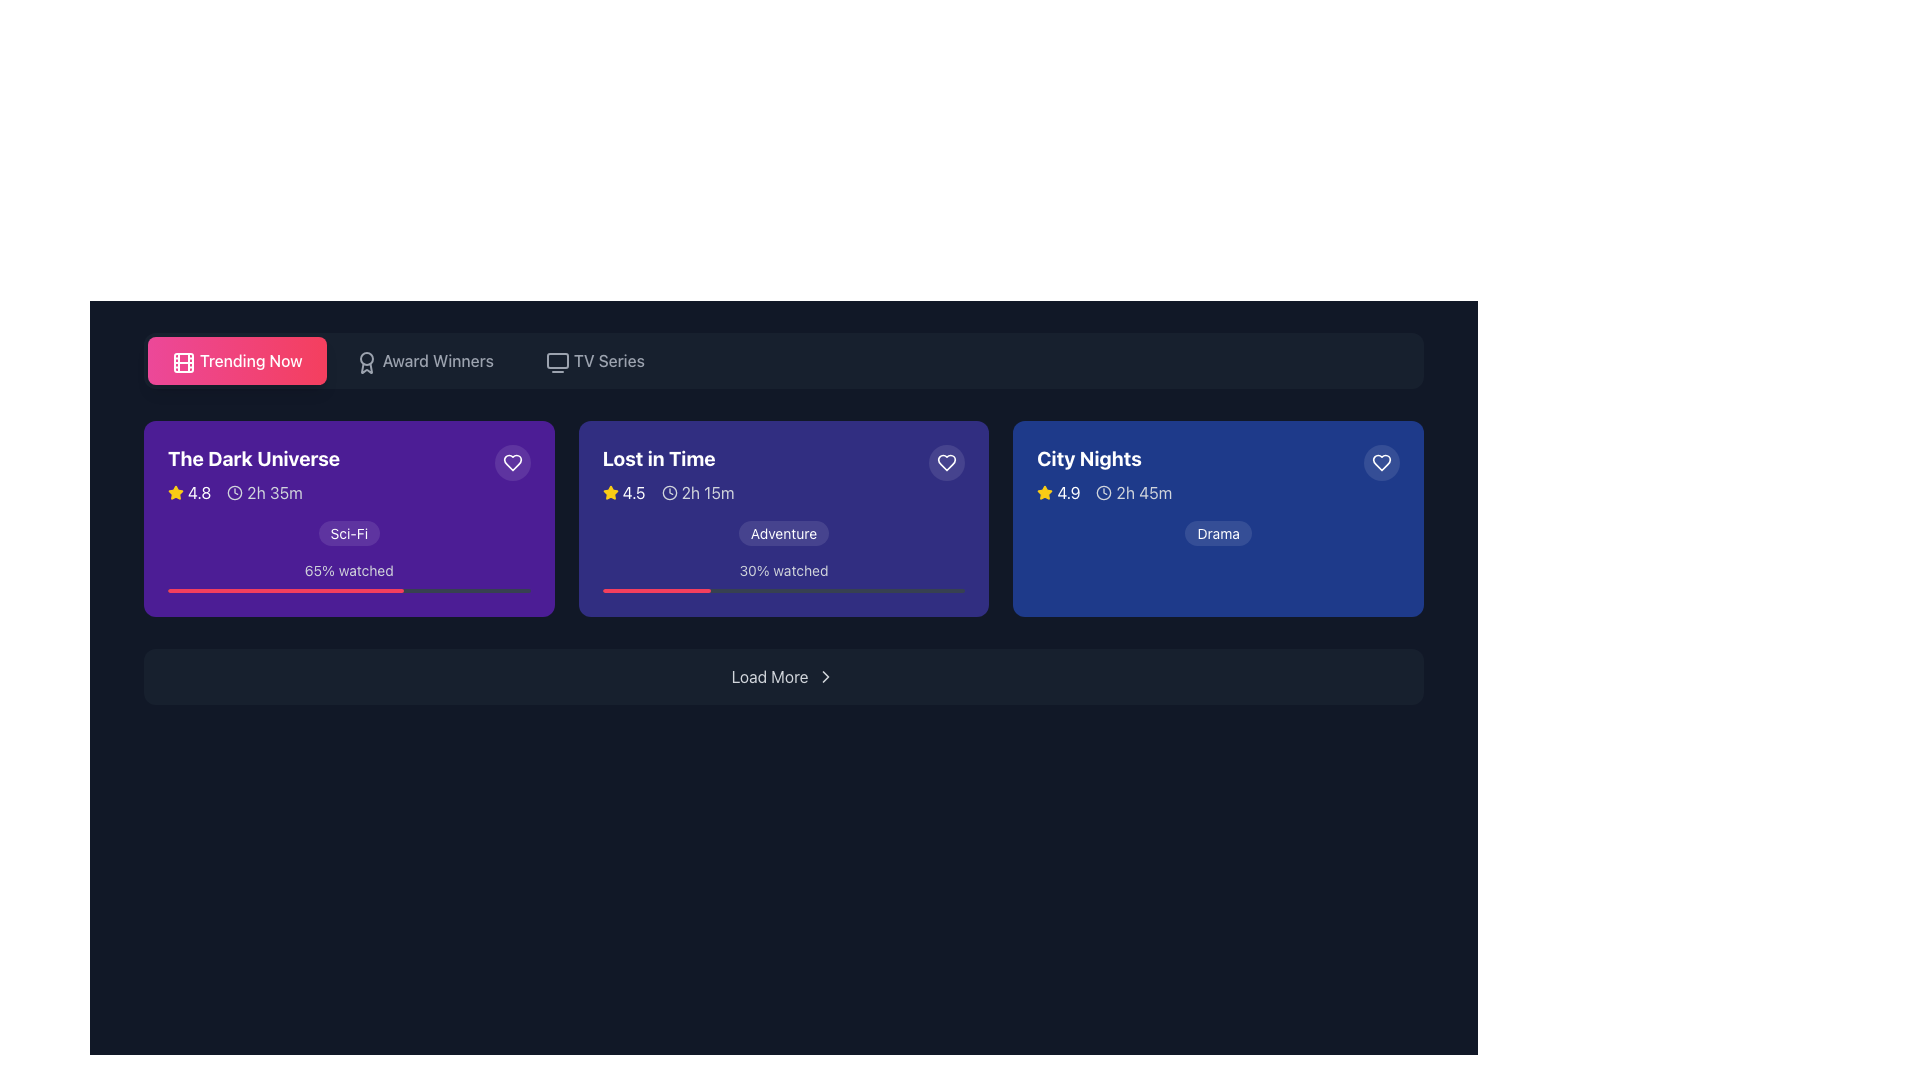 This screenshot has height=1080, width=1920. What do you see at coordinates (946, 462) in the screenshot?
I see `the circular heart button at the top-right corner of the 'Lost in Time' card to favorite the item` at bounding box center [946, 462].